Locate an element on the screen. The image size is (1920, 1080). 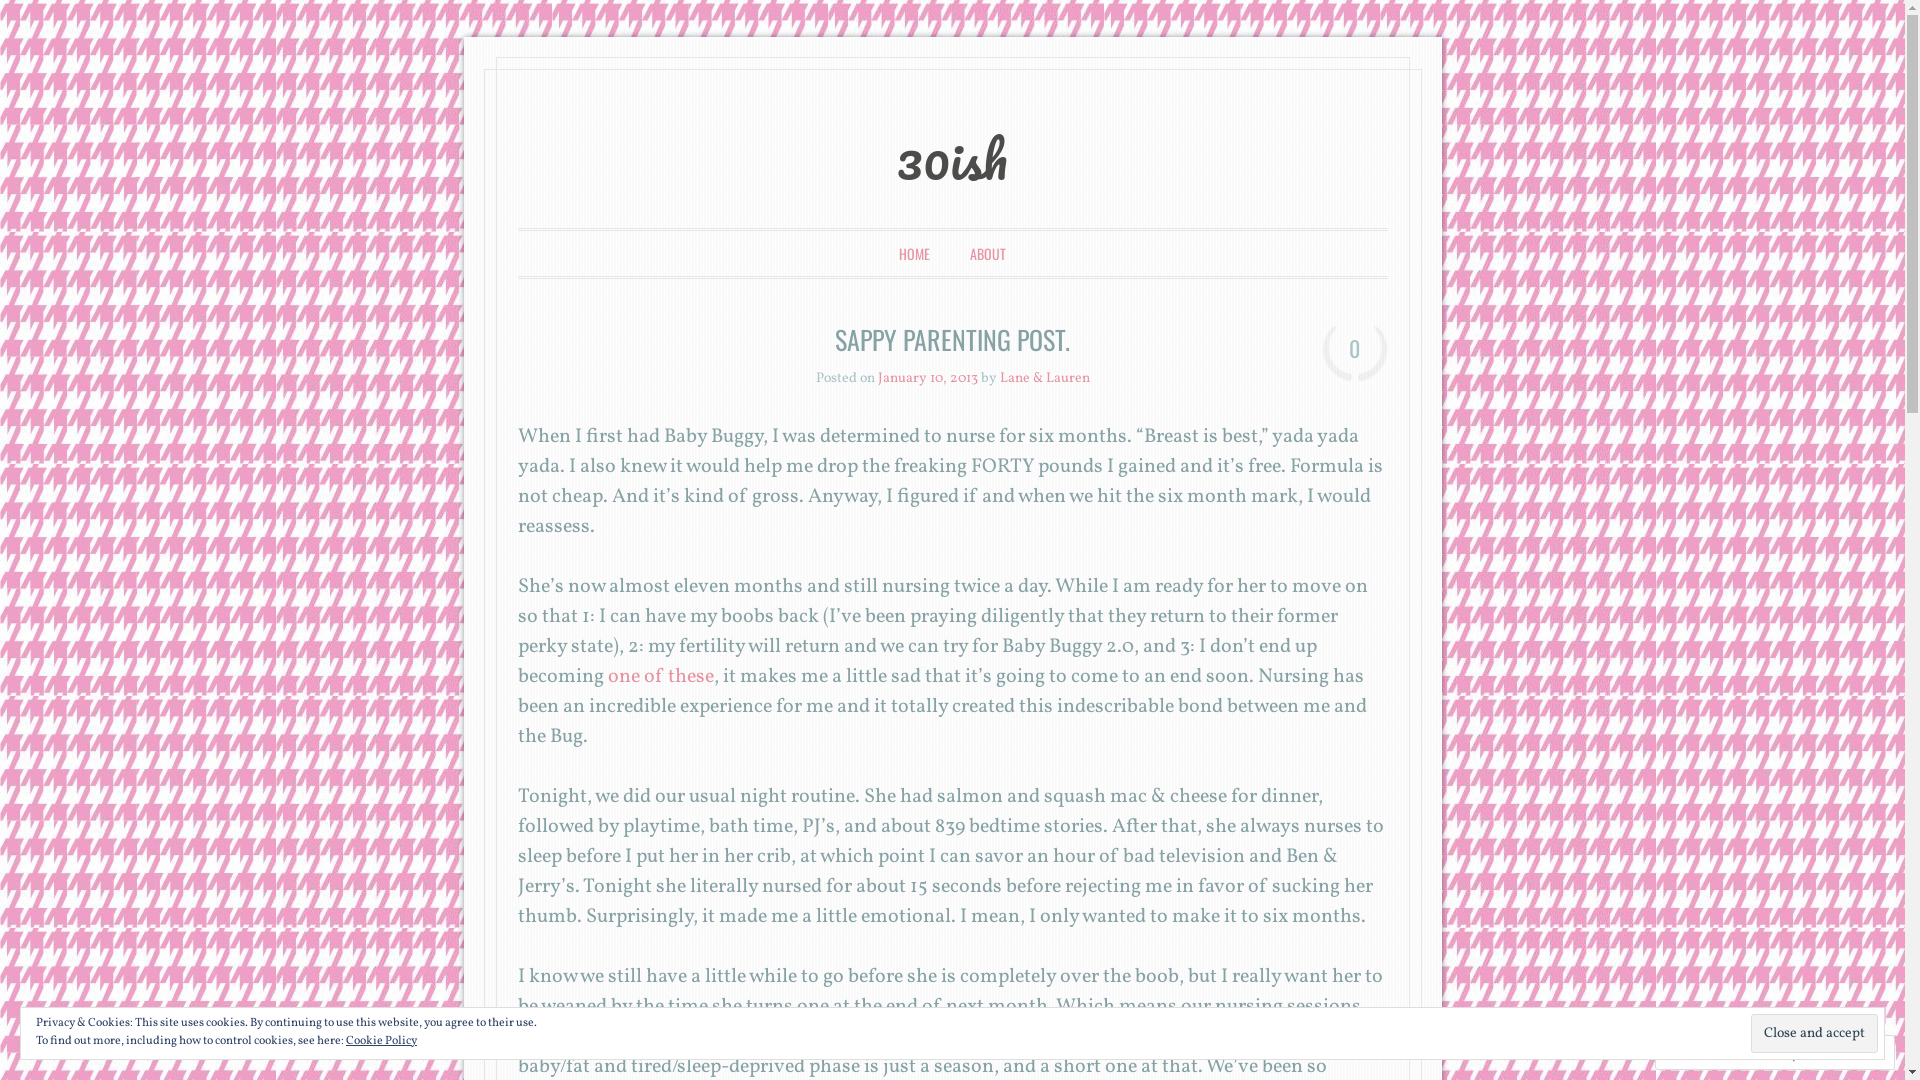
'Follow' is located at coordinates (1810, 1051).